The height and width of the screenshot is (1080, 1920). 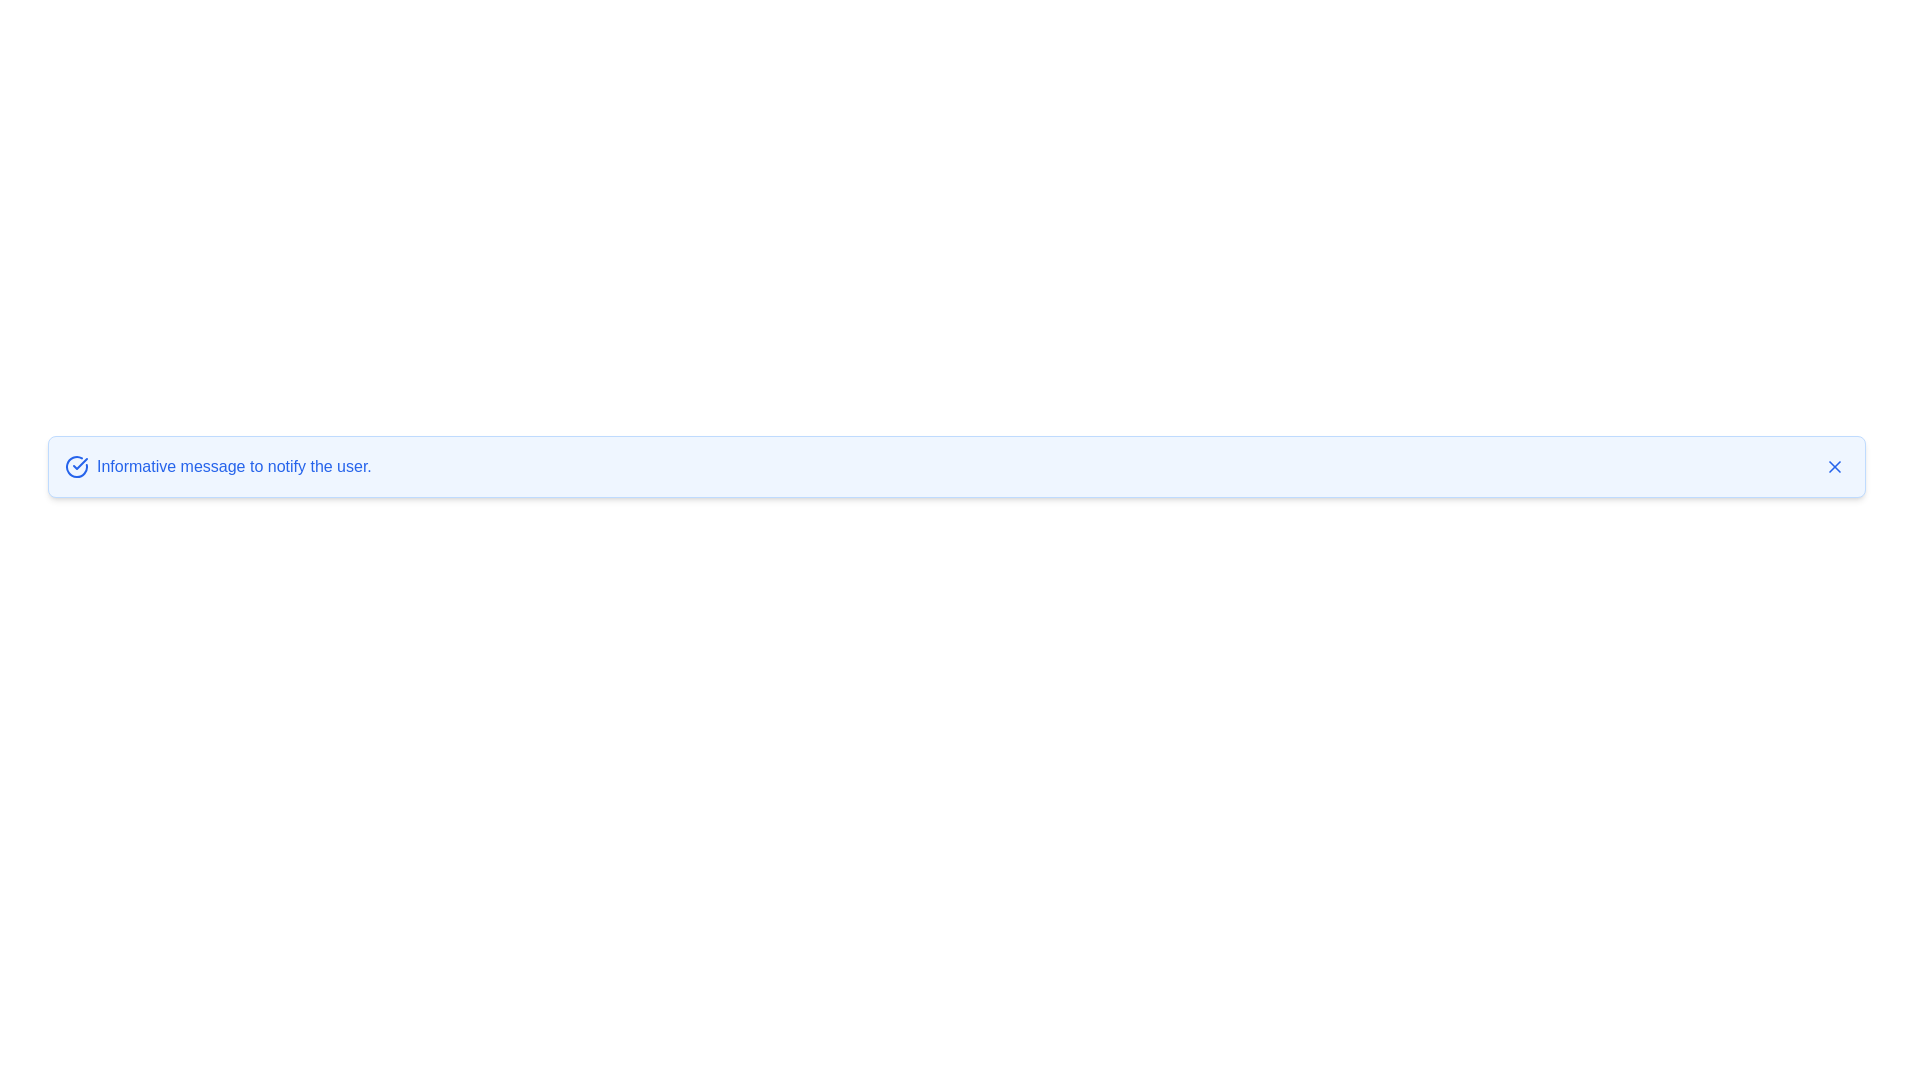 I want to click on the success indicator icon located on the left side of the horizontal notification banner that contains a blue text message 'Informative message to notify the user.', so click(x=76, y=466).